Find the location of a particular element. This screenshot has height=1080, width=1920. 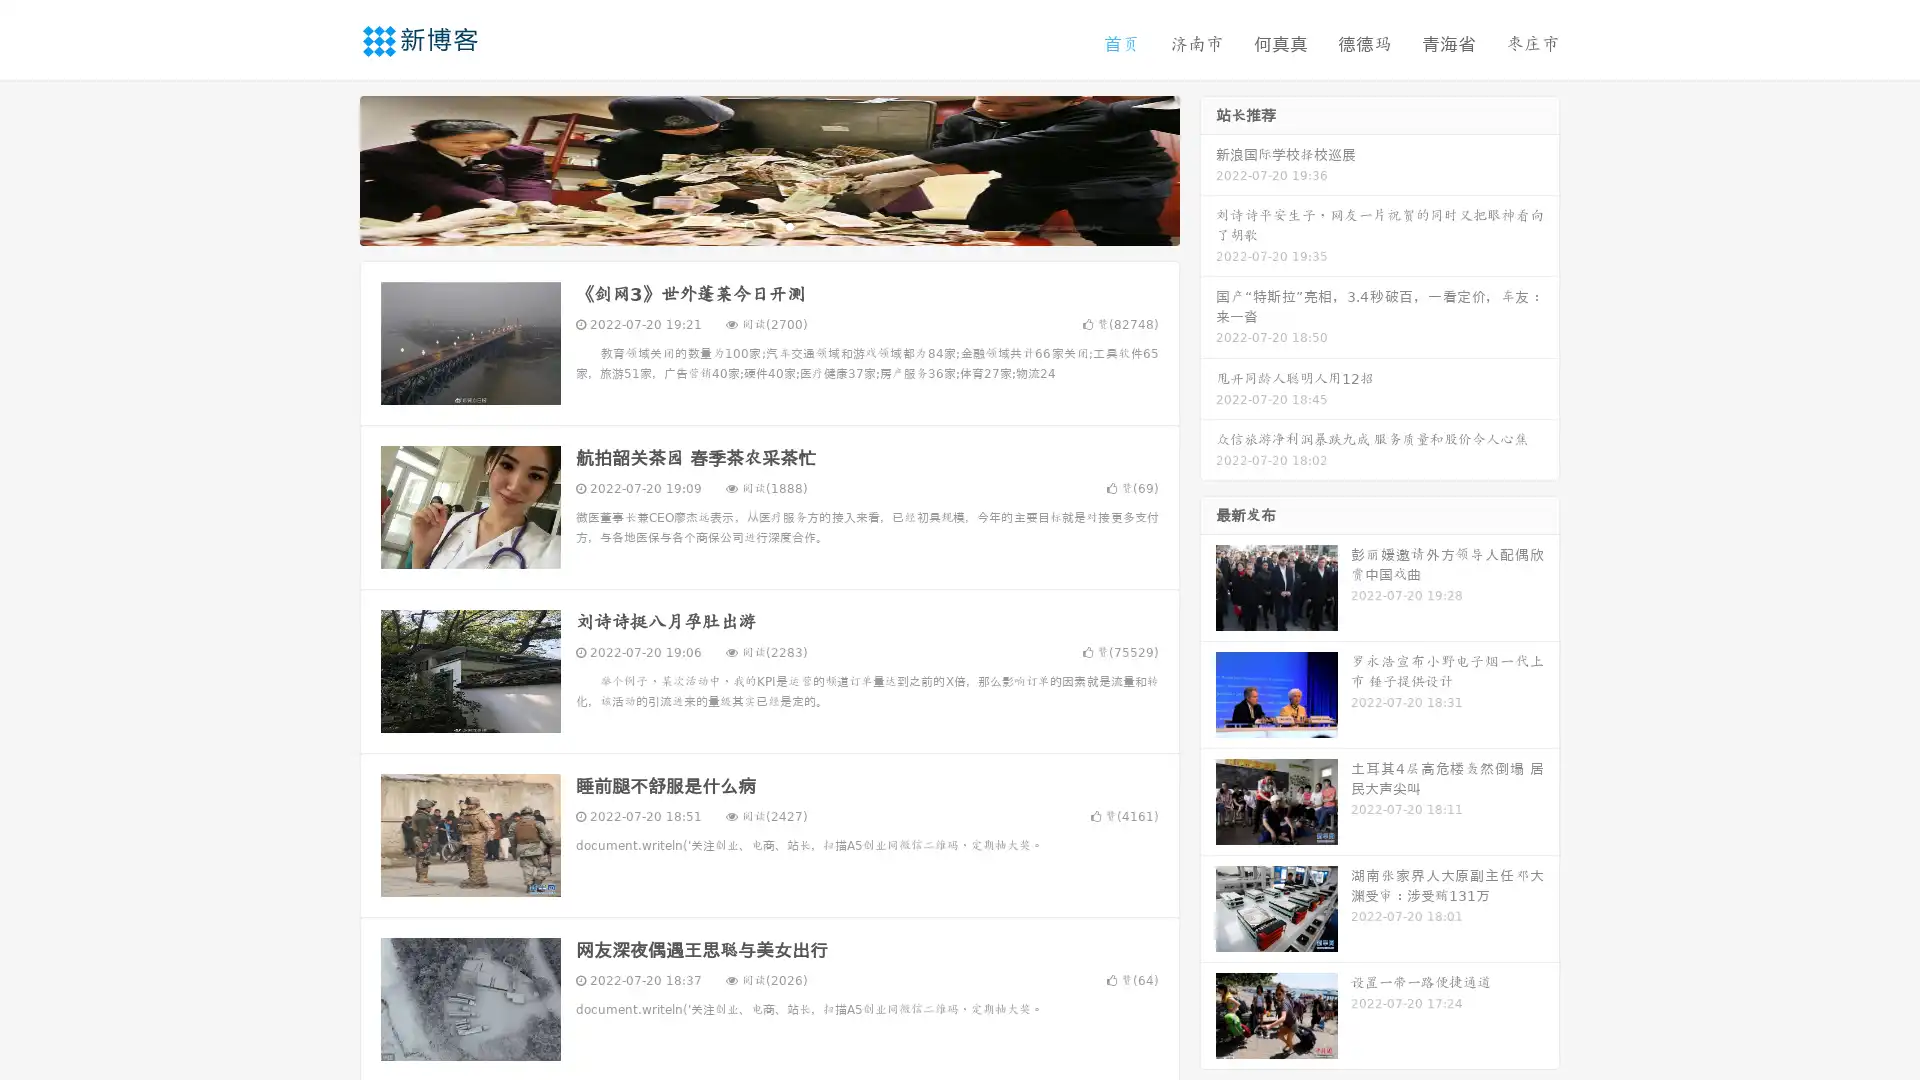

Go to slide 1 is located at coordinates (748, 225).